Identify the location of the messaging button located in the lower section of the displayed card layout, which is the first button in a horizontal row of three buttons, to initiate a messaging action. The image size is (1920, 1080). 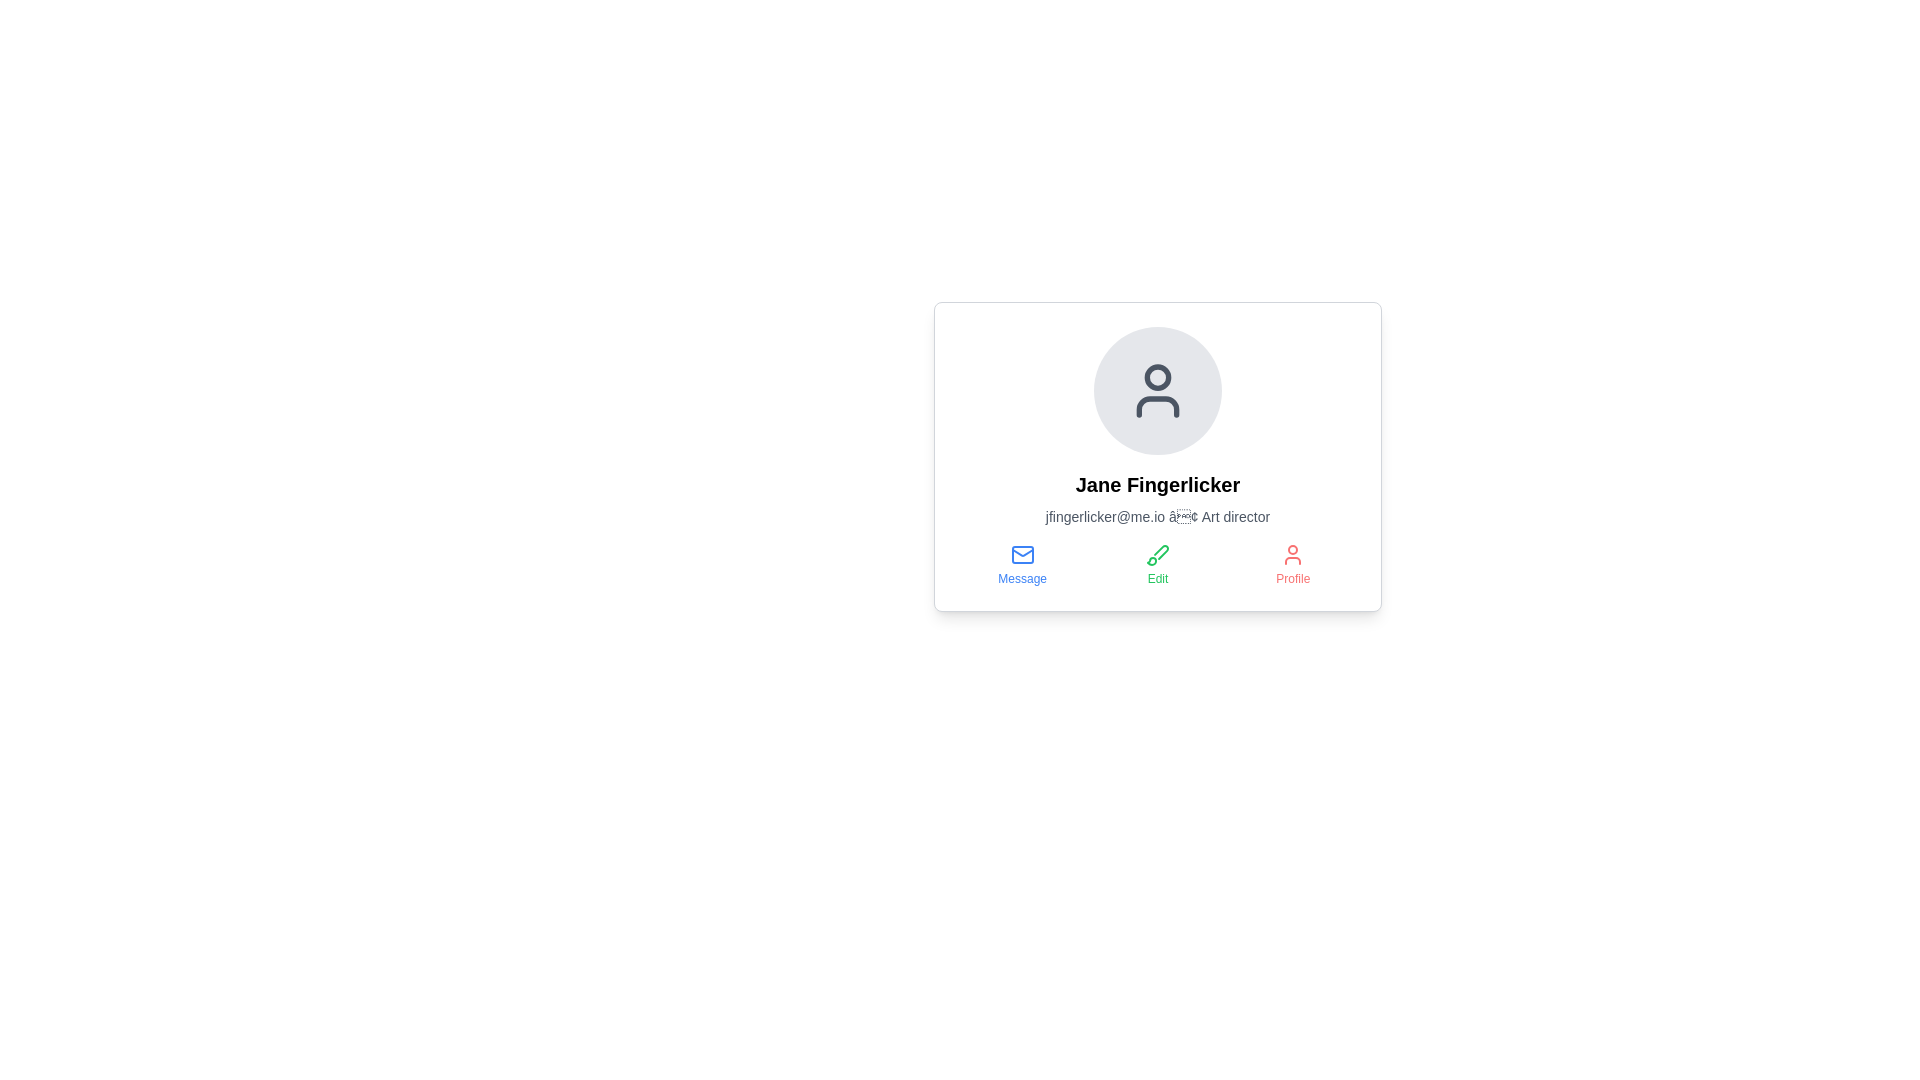
(1022, 564).